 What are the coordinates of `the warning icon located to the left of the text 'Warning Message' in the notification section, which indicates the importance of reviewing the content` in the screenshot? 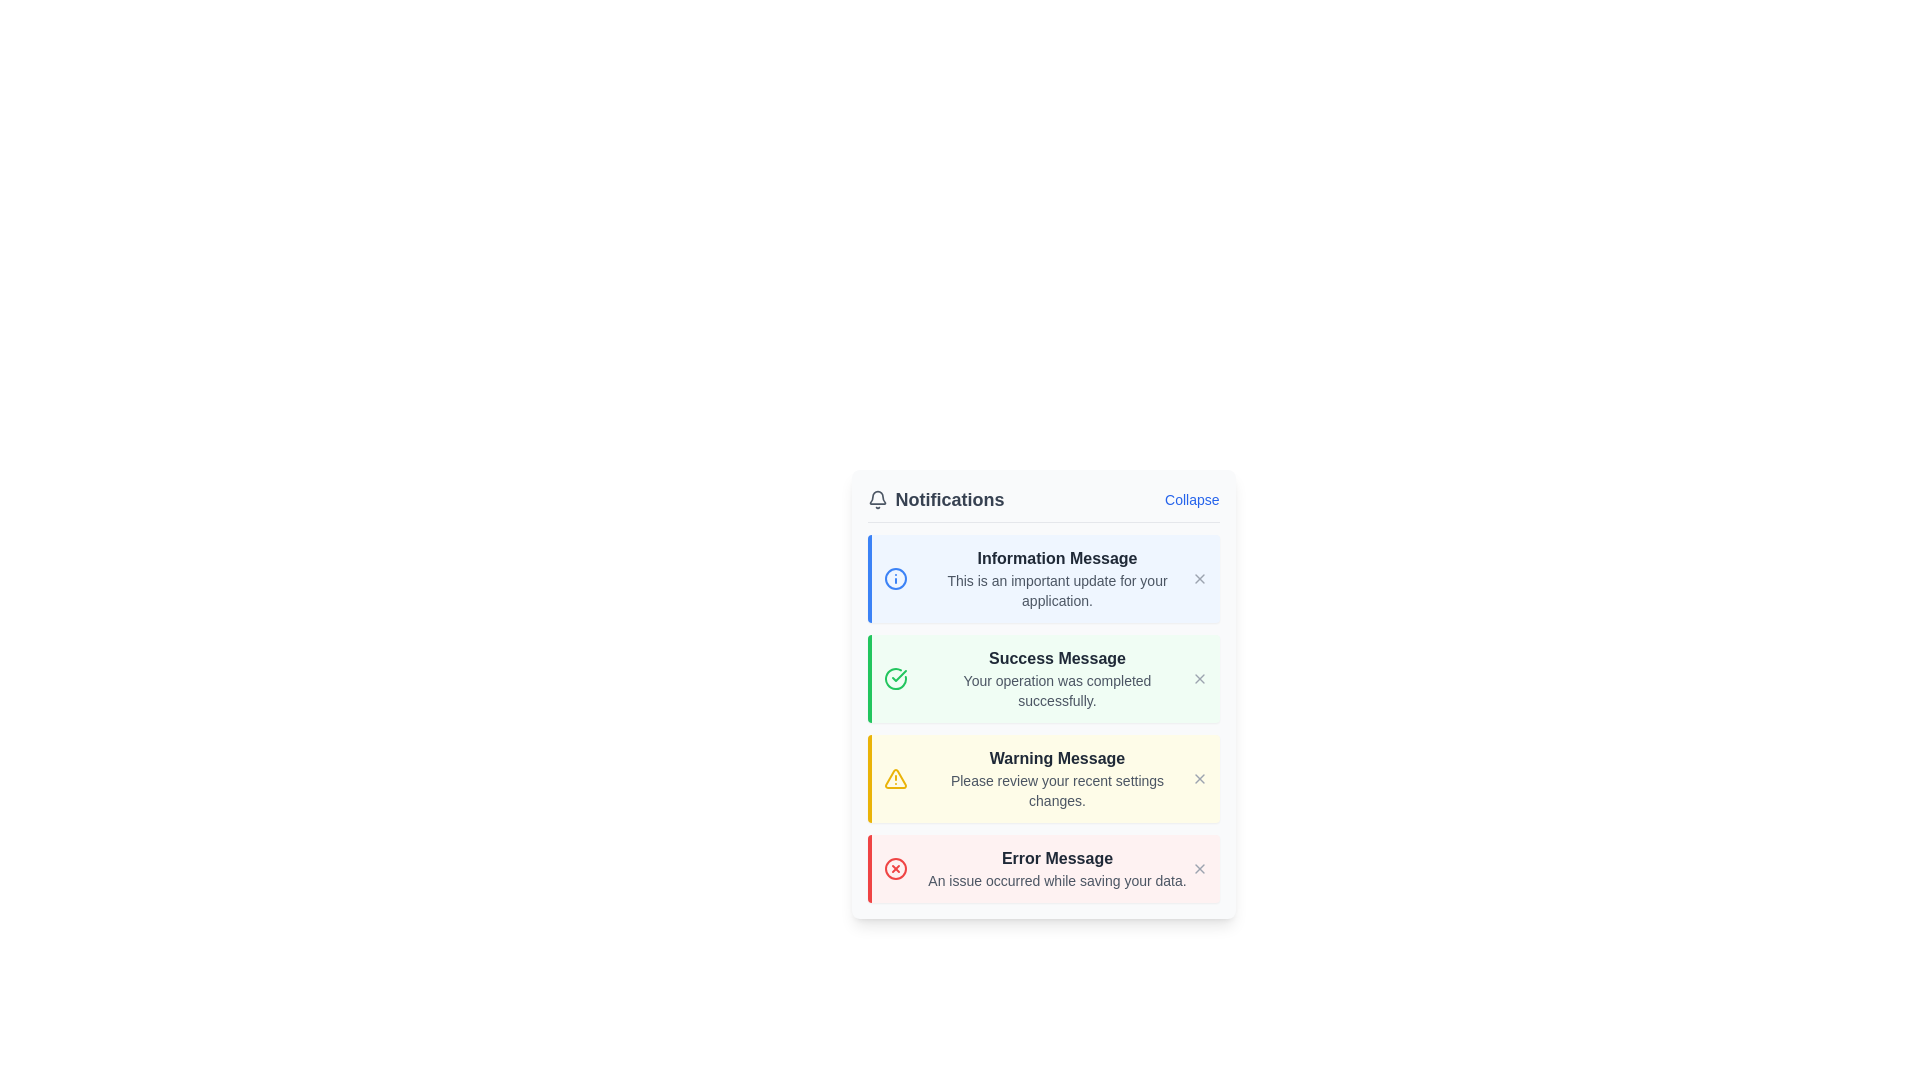 It's located at (894, 778).